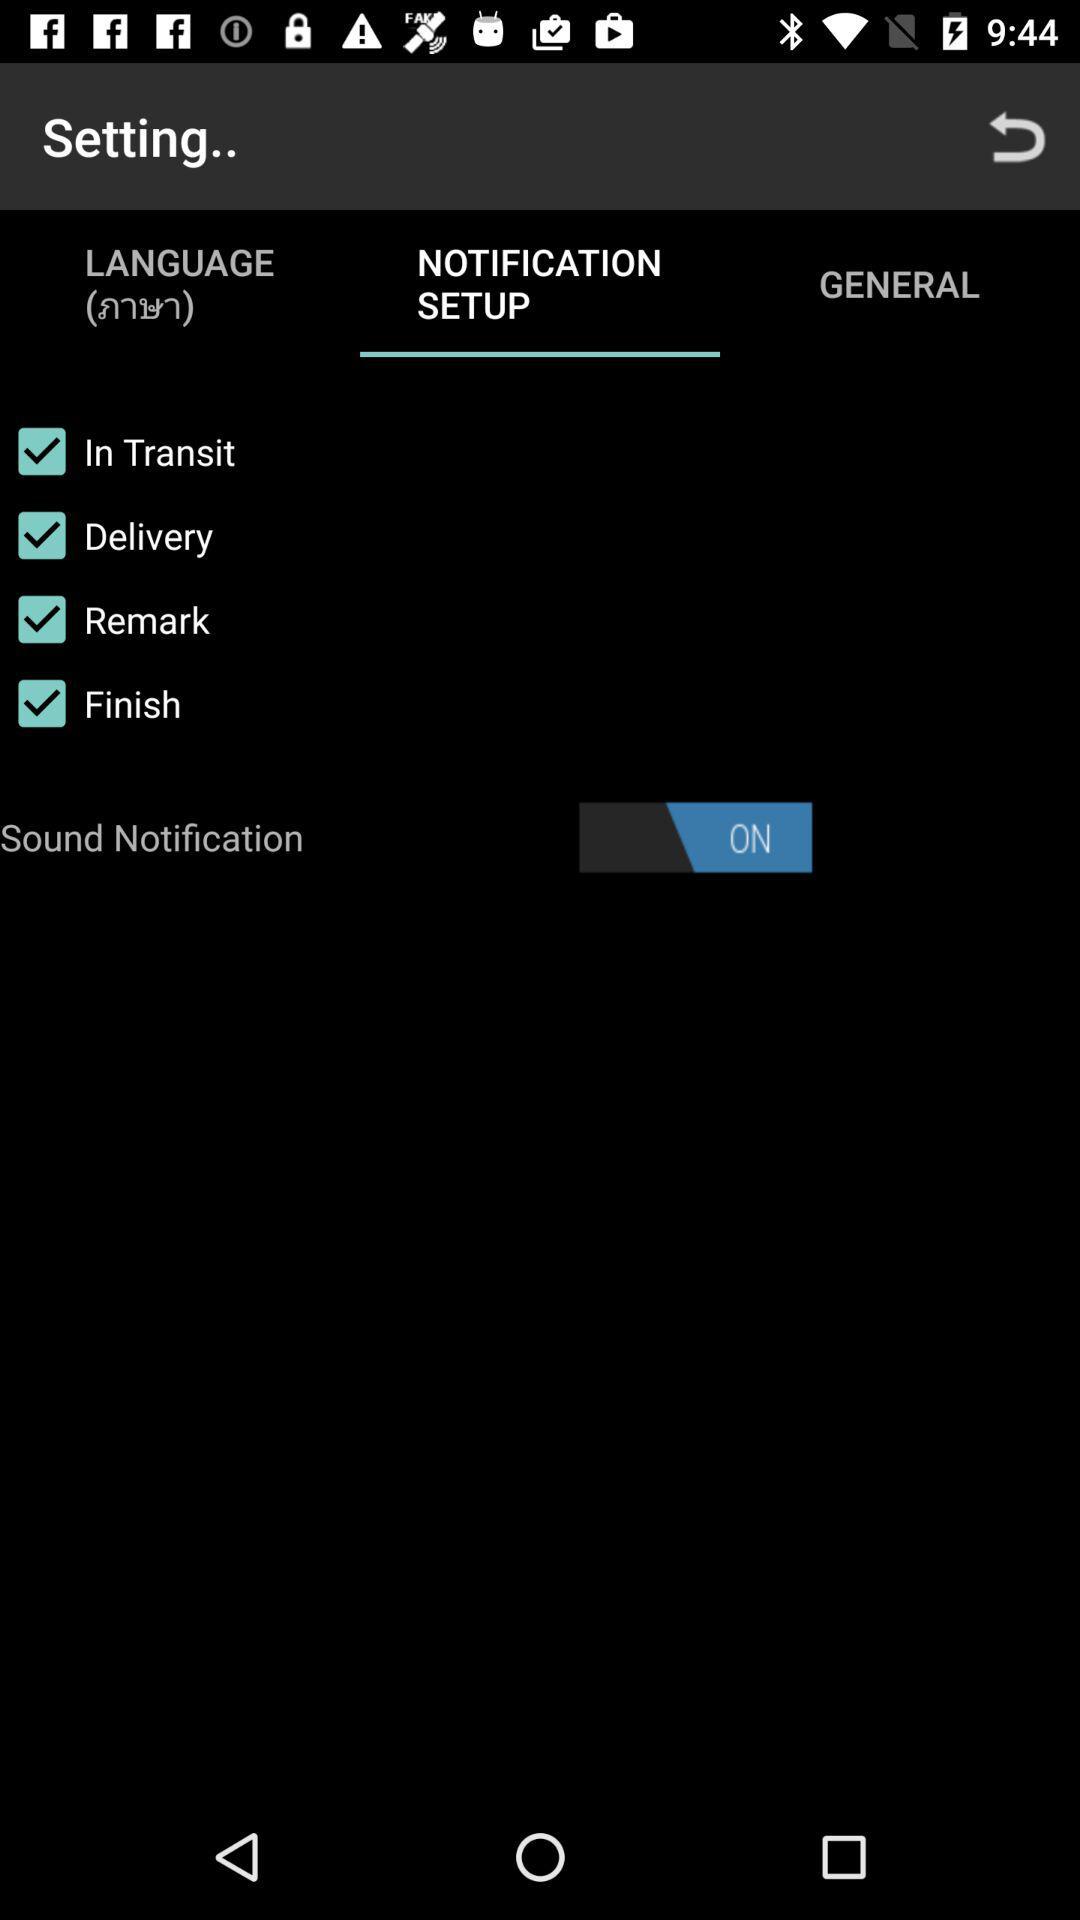  What do you see at coordinates (694, 837) in the screenshot?
I see `icon next to the sound notification icon` at bounding box center [694, 837].